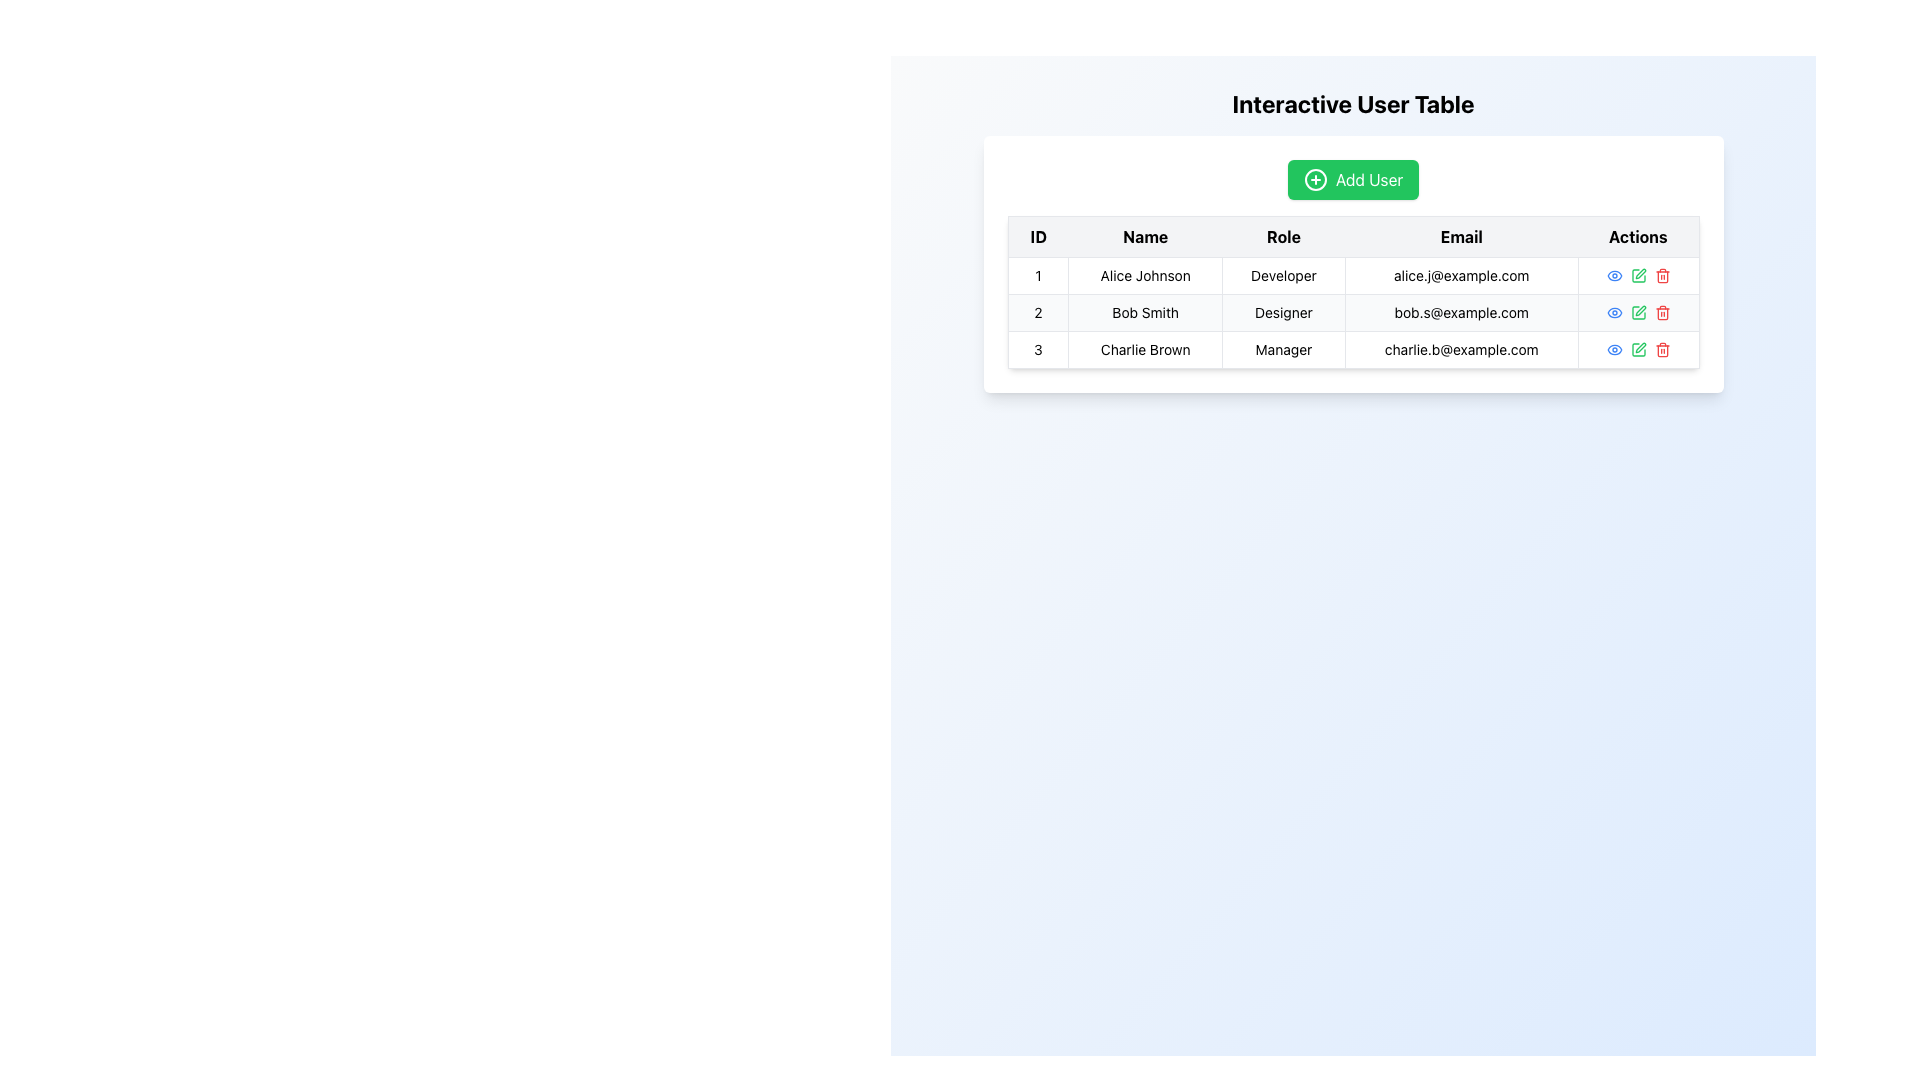  I want to click on the outlined square icon in the Actions column of the last row of the user table, so click(1638, 349).